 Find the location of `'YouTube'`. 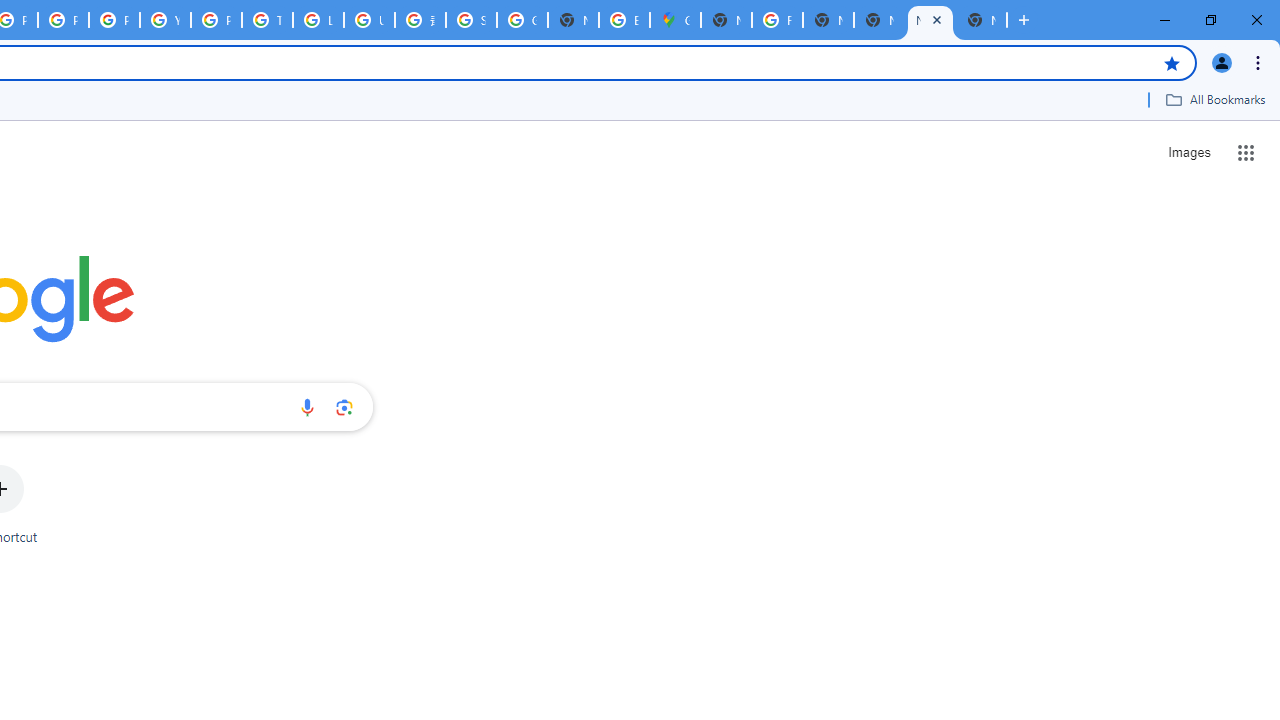

'YouTube' is located at coordinates (165, 20).